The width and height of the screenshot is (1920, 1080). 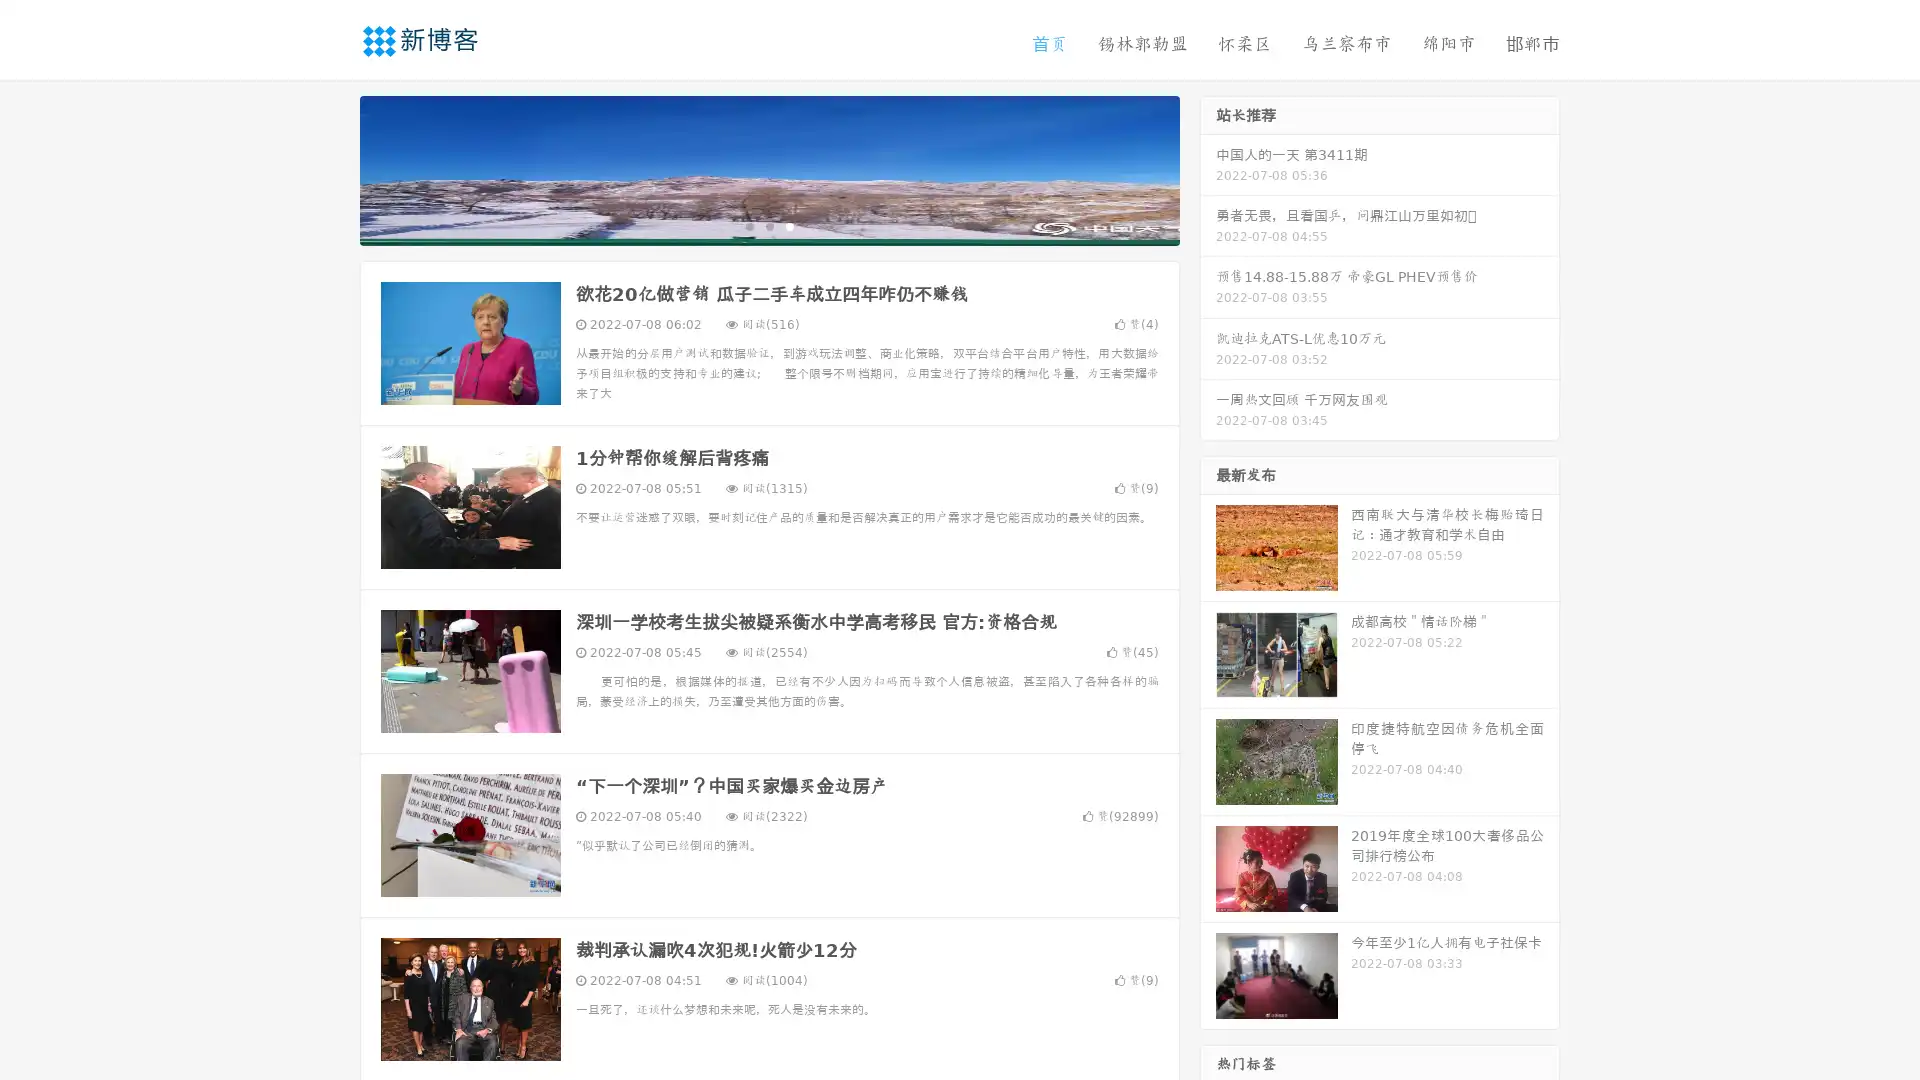 I want to click on Go to slide 3, so click(x=789, y=225).